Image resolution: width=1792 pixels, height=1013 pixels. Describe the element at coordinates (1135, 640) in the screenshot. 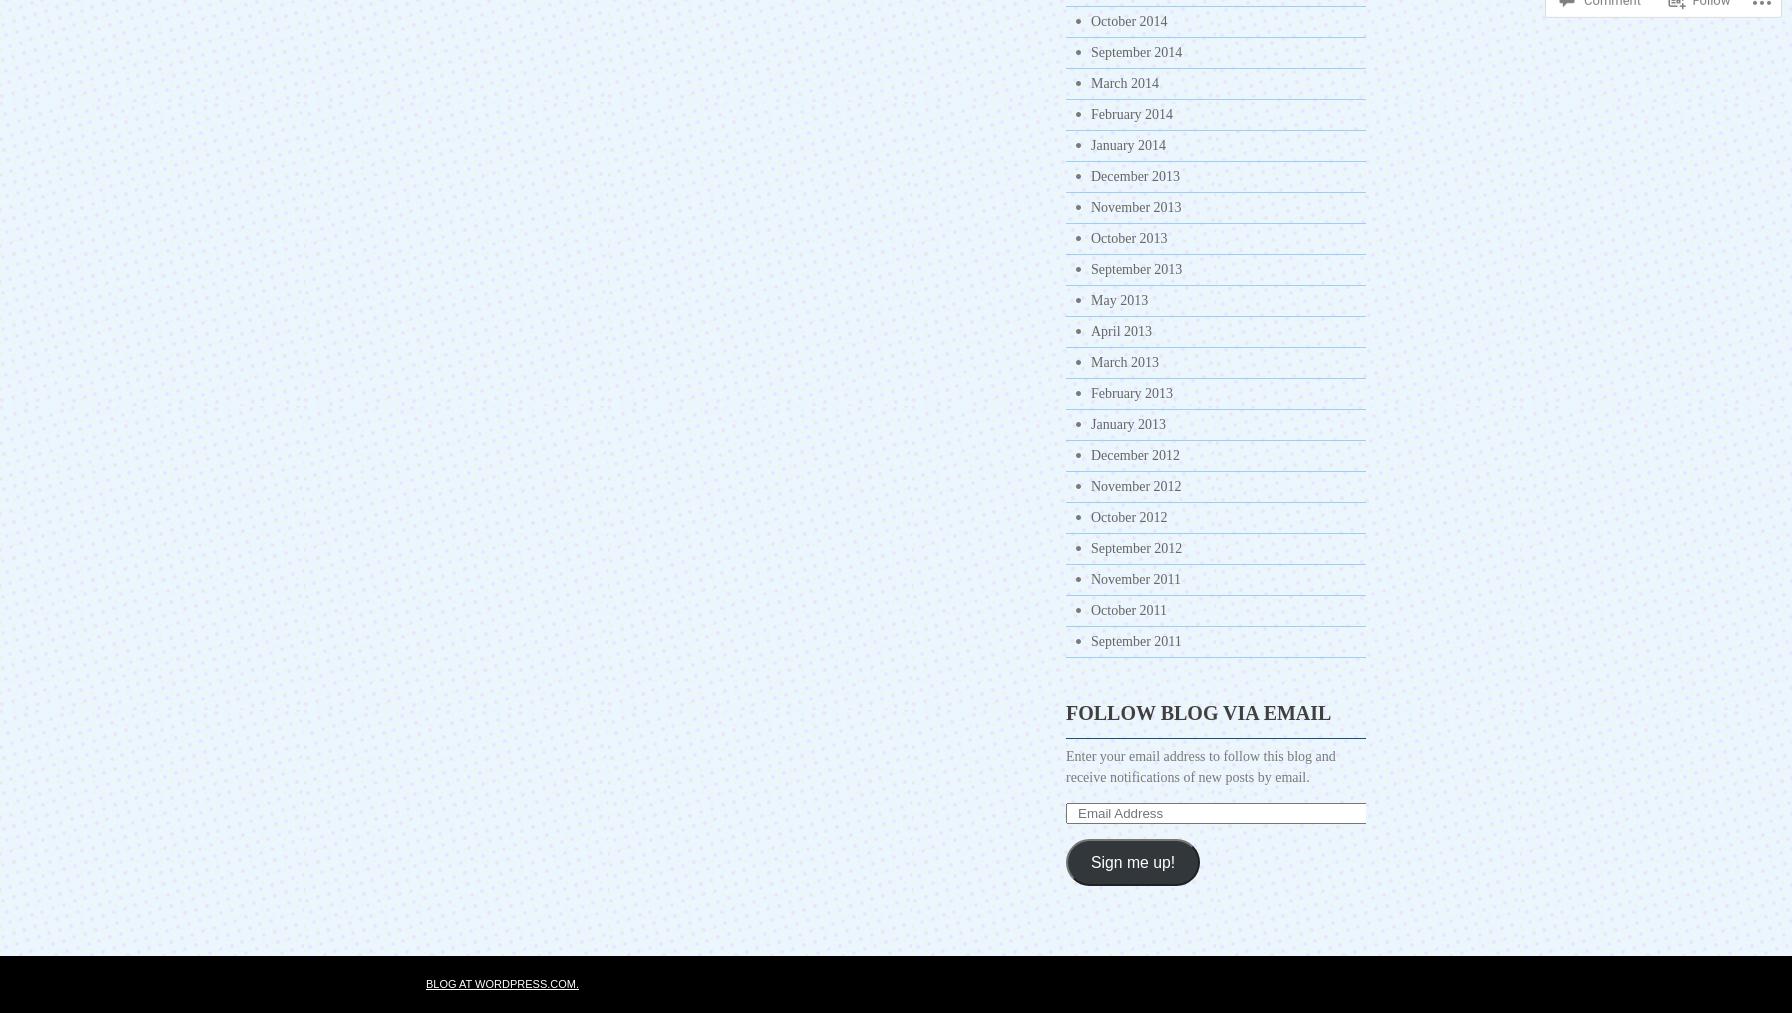

I see `'September 2011'` at that location.